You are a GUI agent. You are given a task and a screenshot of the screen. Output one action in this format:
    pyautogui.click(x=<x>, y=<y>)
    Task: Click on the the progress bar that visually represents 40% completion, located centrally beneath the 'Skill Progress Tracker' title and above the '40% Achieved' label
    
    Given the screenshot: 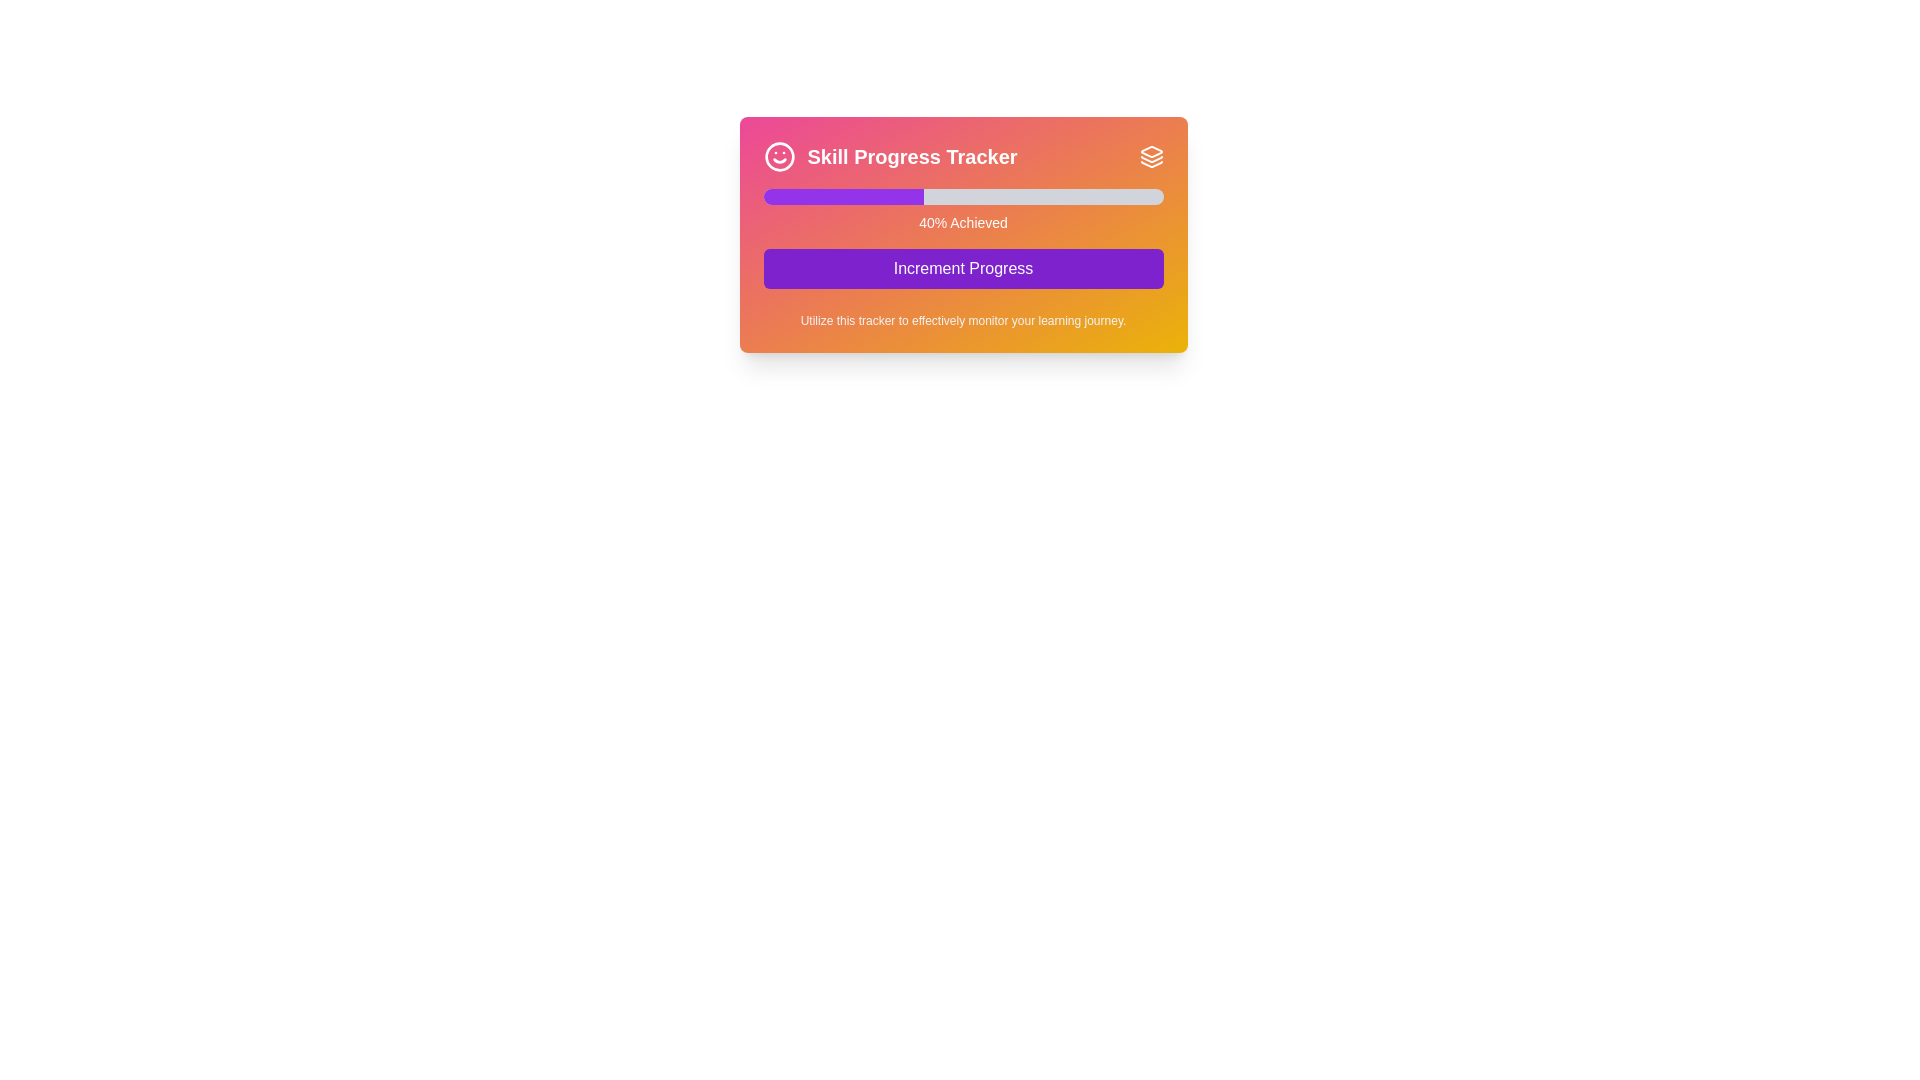 What is the action you would take?
    pyautogui.click(x=963, y=196)
    